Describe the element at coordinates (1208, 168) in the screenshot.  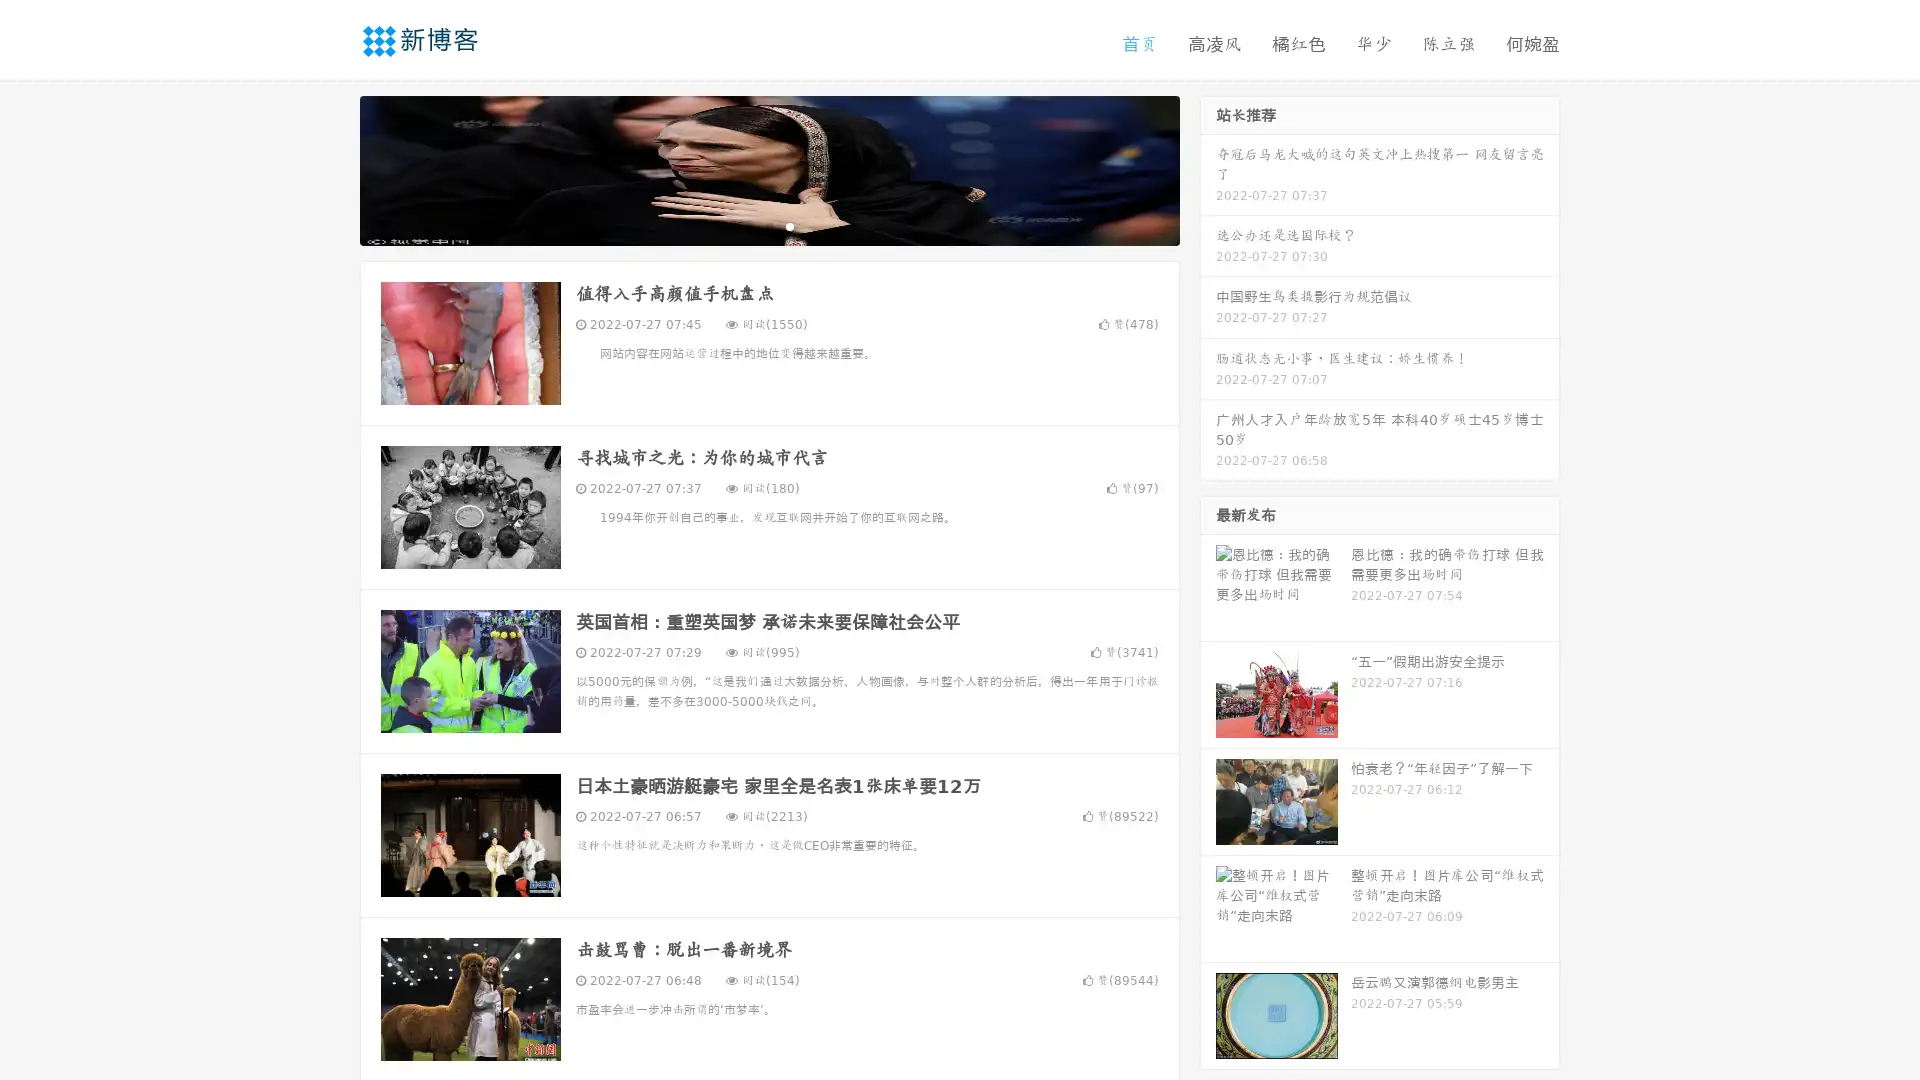
I see `Next slide` at that location.